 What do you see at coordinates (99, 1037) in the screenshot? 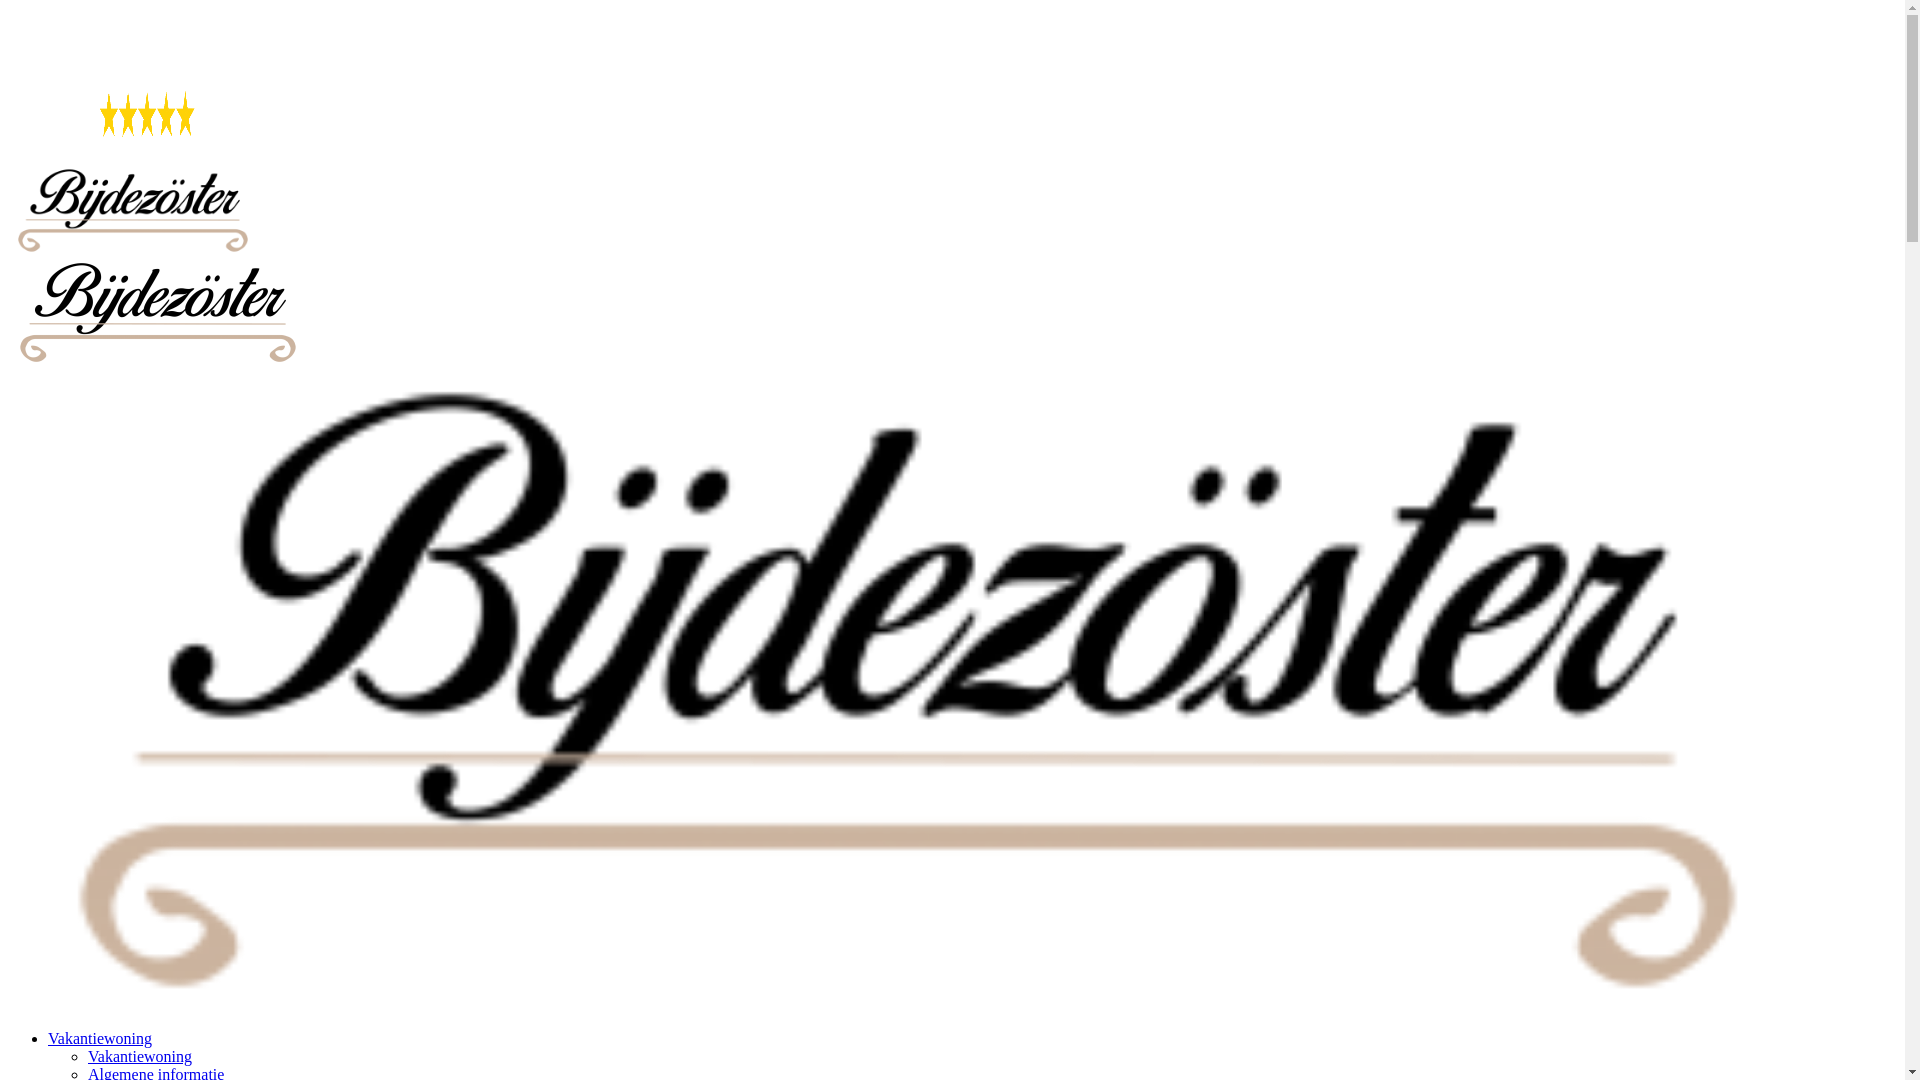
I see `'Vakantiewoning'` at bounding box center [99, 1037].